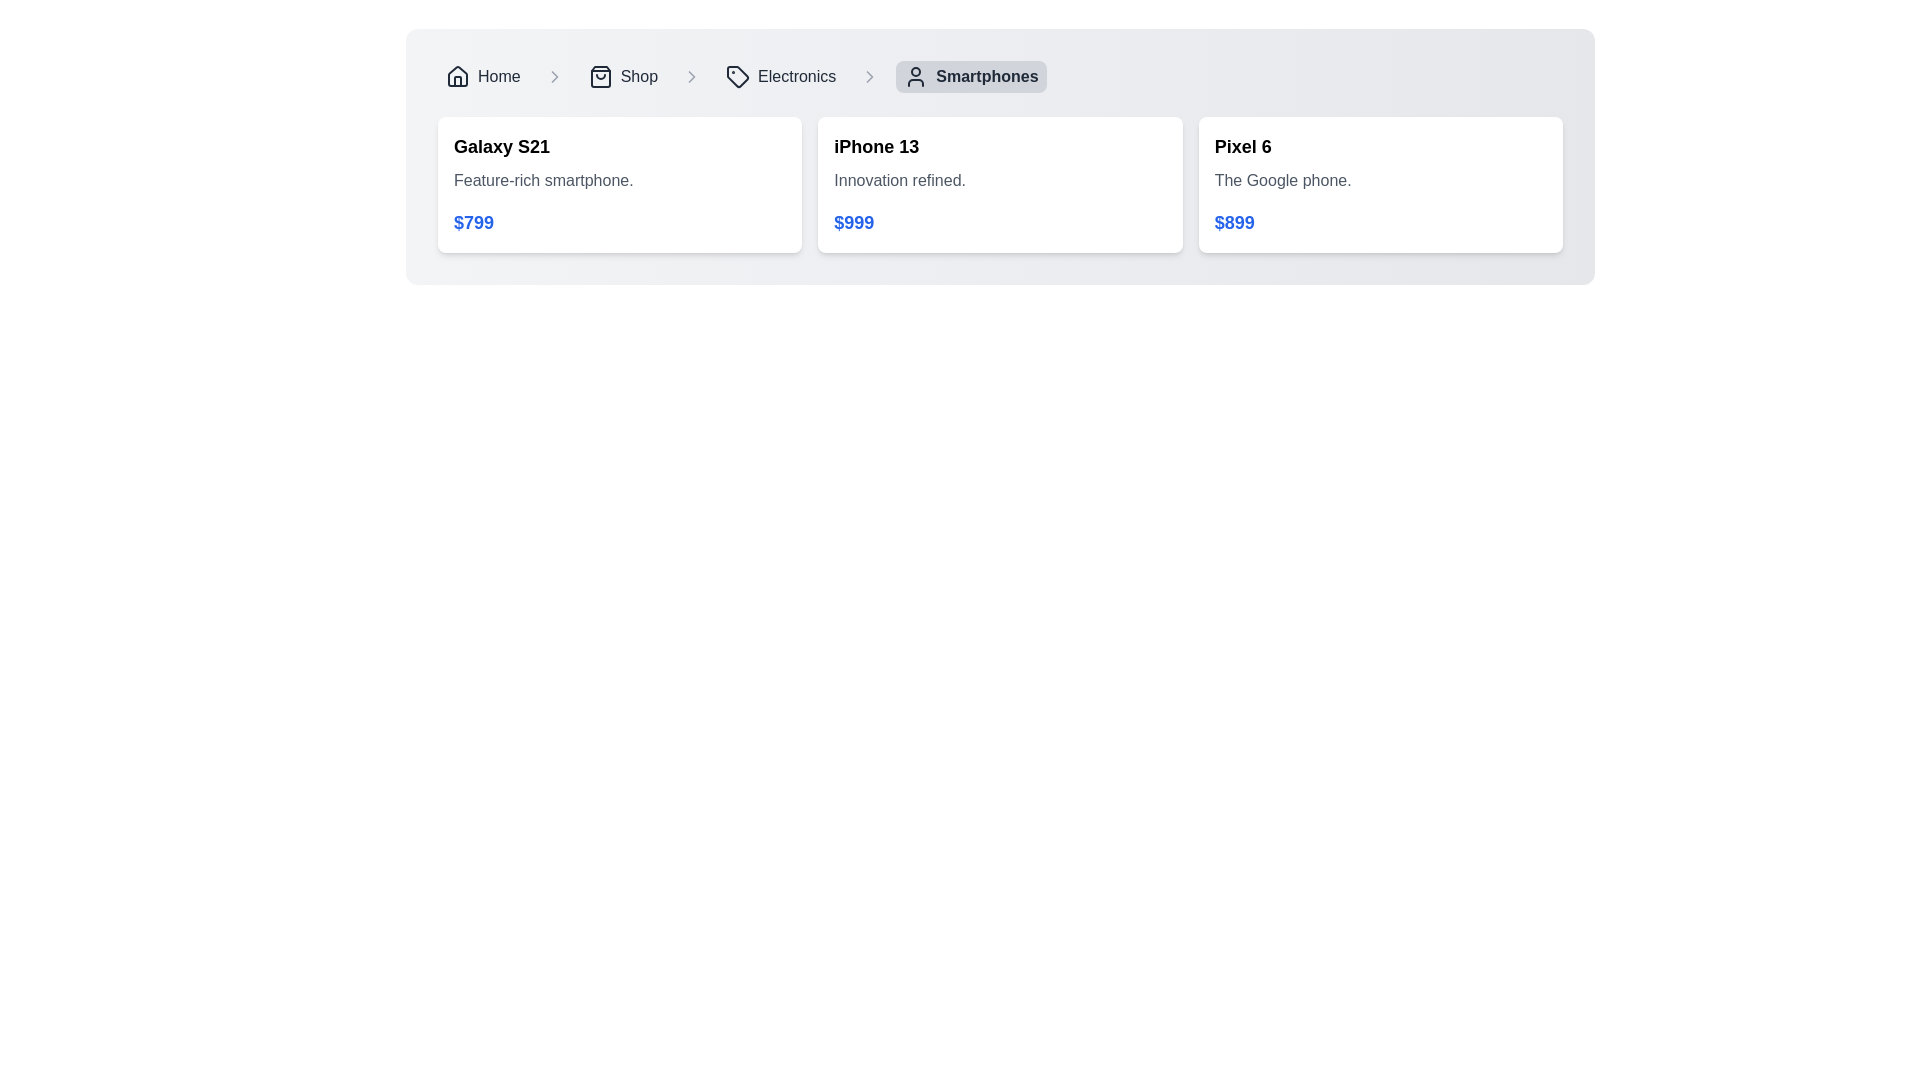  What do you see at coordinates (987, 76) in the screenshot?
I see `the 'Smartphones' static text located in the breadcrumb navigation bar, which is styled in bold dark gray and positioned next to the user icon` at bounding box center [987, 76].